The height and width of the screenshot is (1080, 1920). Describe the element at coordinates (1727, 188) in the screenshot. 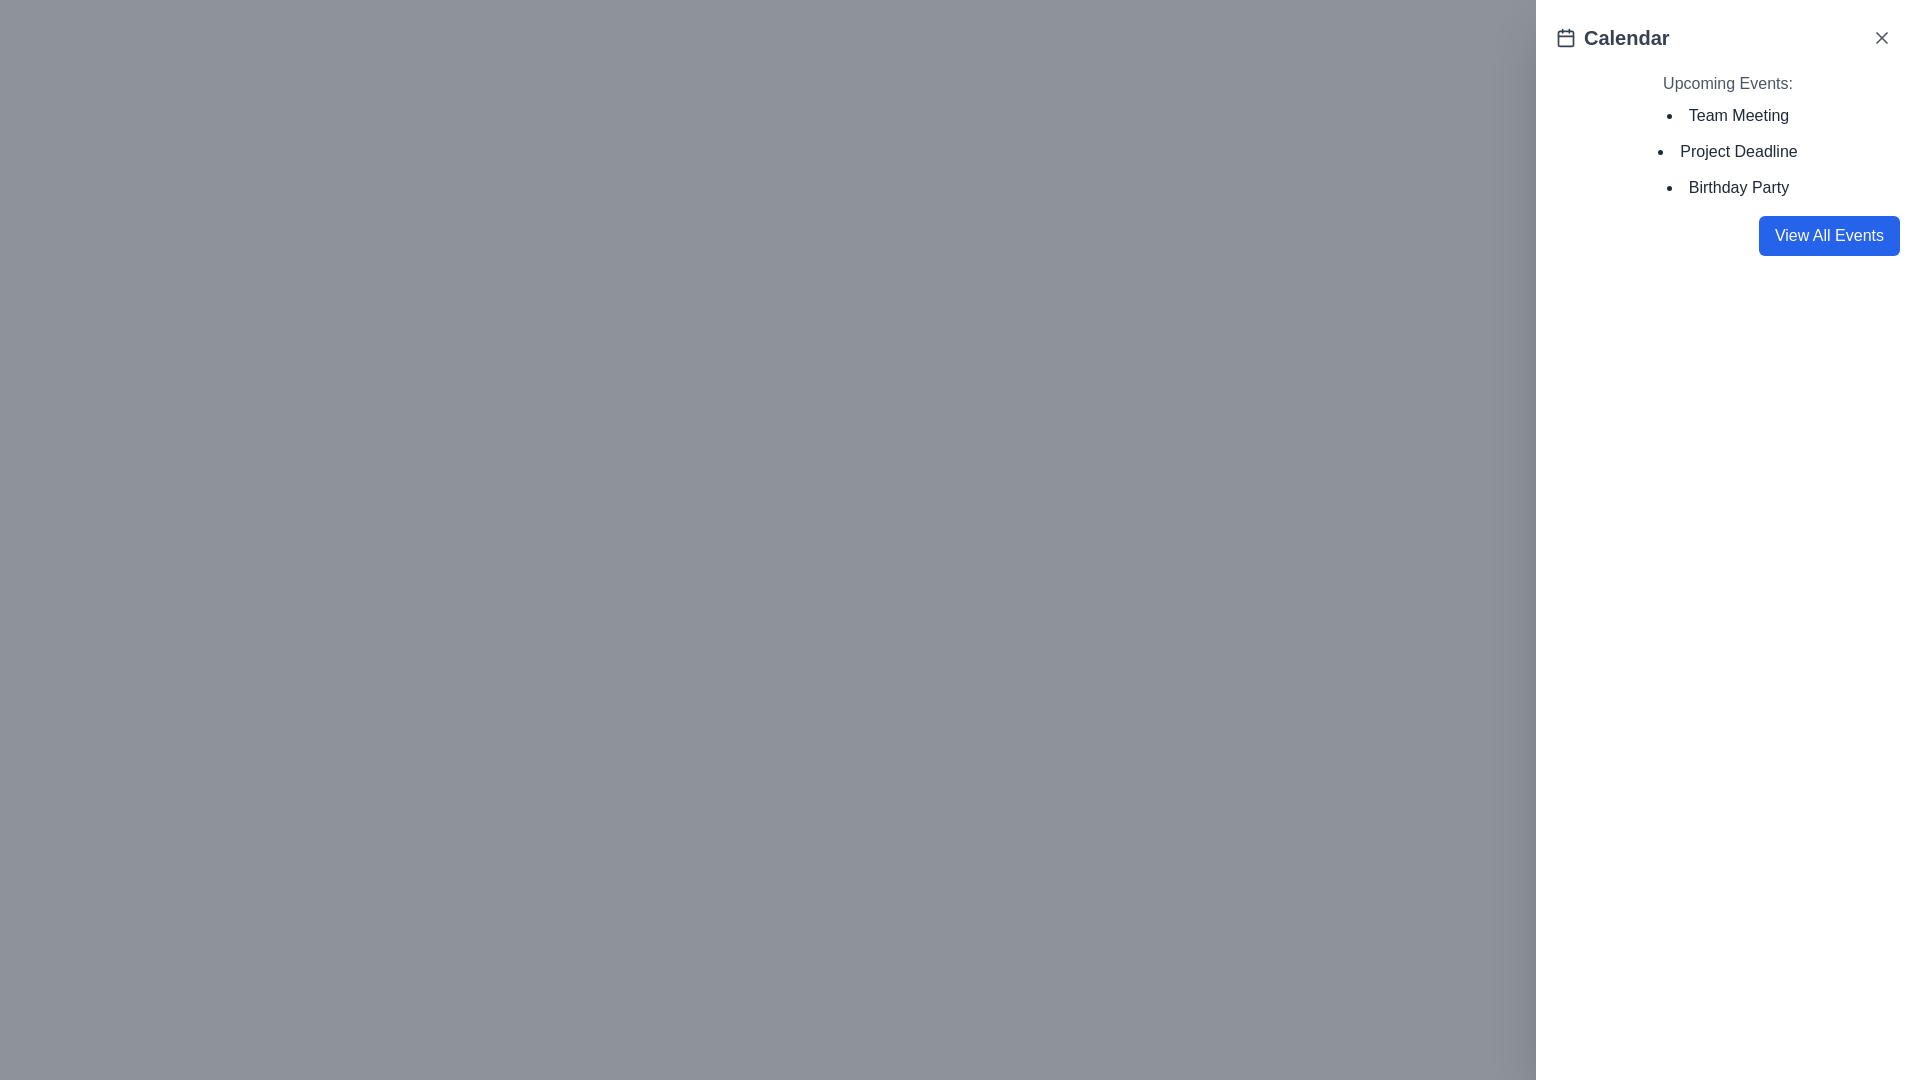

I see `the static text item labeled 'Birthday Party', which is the third item in the bulleted list under the 'Upcoming Events:' header` at that location.